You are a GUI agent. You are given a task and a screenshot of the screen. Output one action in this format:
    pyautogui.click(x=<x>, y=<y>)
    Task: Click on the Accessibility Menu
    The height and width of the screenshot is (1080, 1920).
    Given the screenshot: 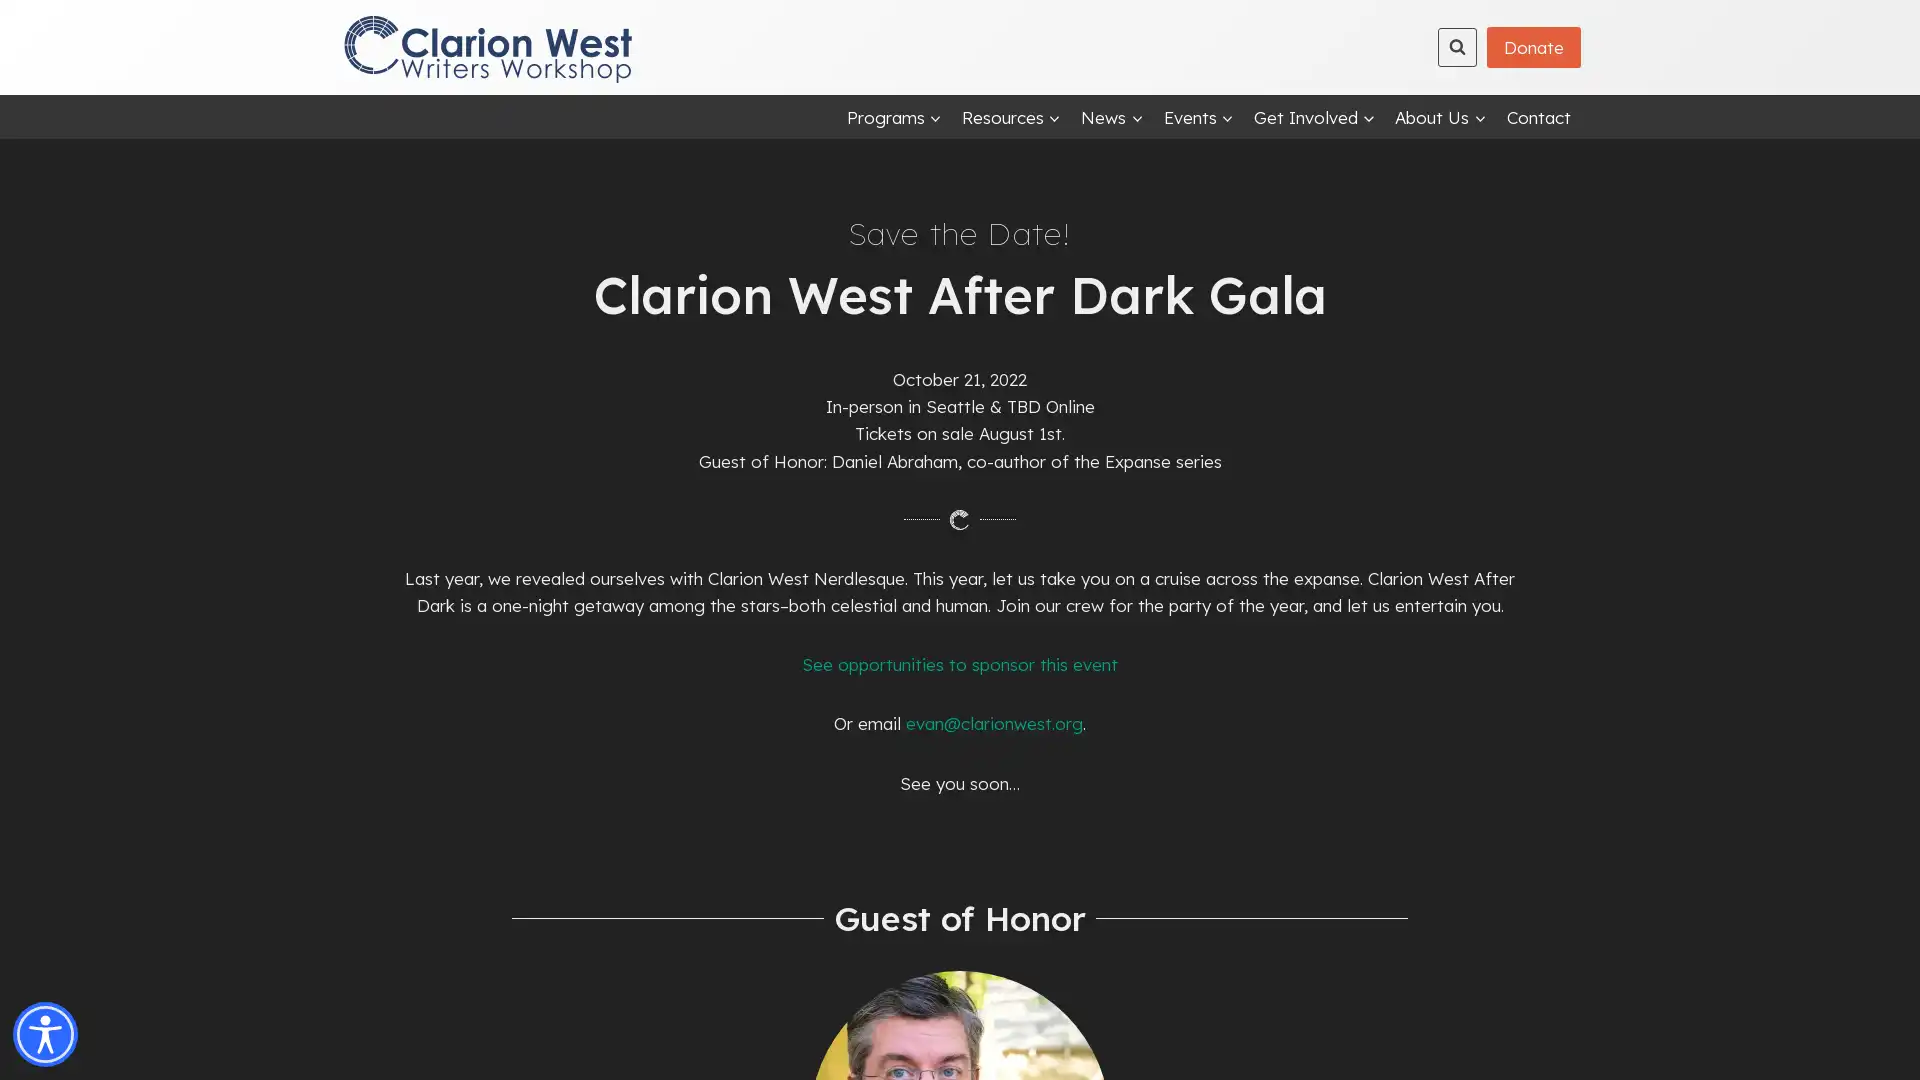 What is the action you would take?
    pyautogui.click(x=45, y=1034)
    